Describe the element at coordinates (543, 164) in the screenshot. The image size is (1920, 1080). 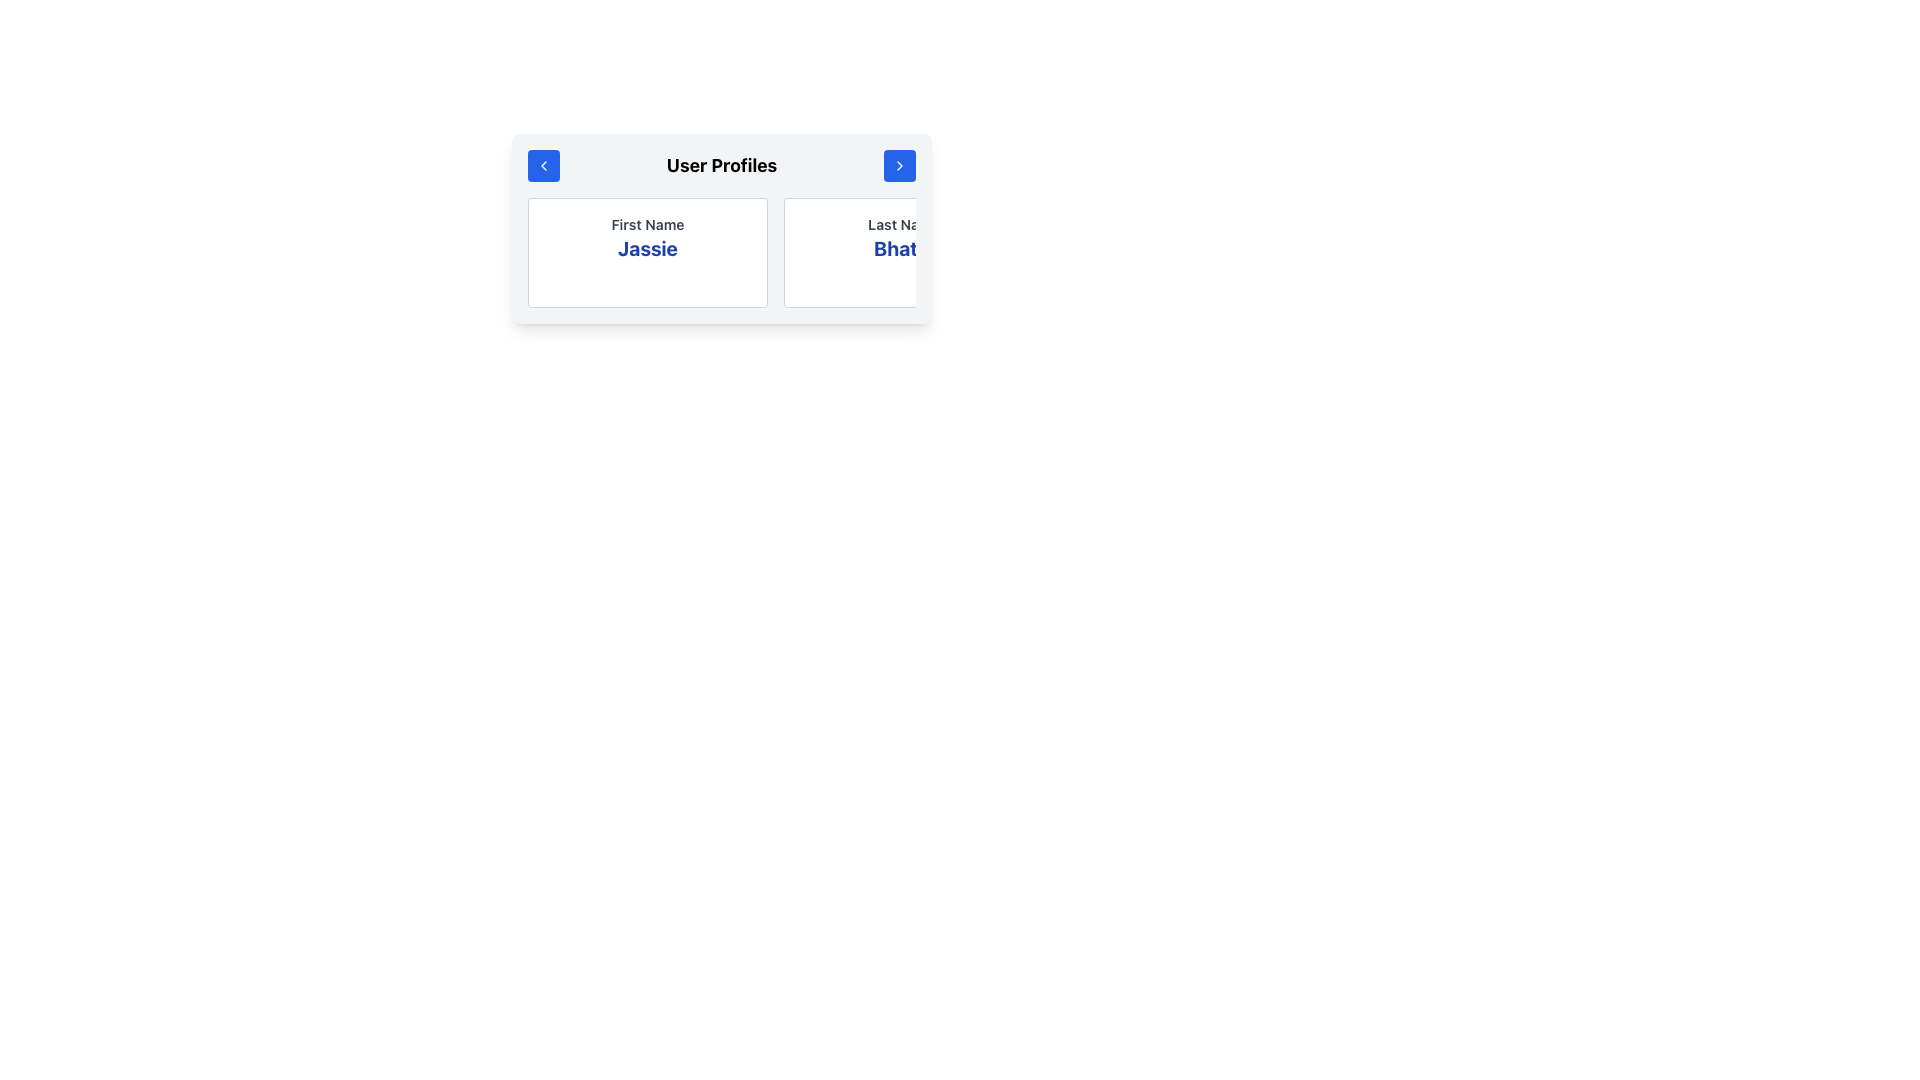
I see `the circular blue button with a white left-pointing arrow located in the 'User Profiles' header` at that location.